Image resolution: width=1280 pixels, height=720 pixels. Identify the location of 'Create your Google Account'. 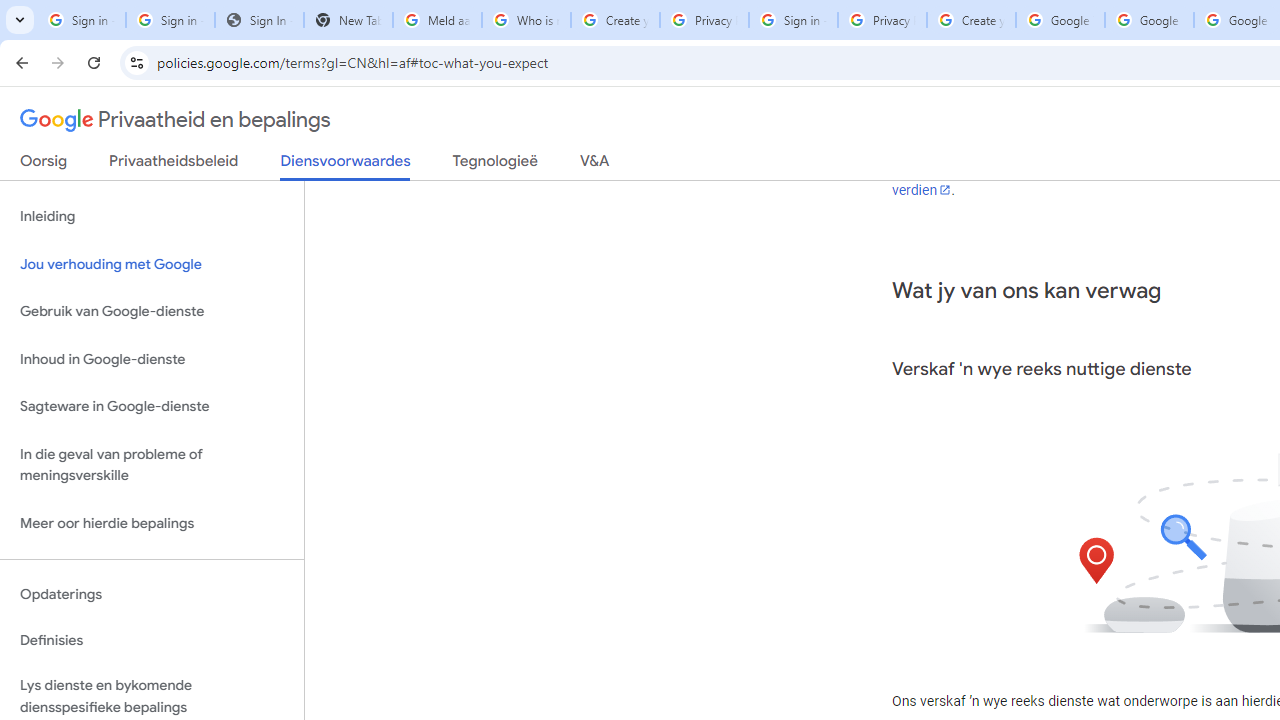
(971, 20).